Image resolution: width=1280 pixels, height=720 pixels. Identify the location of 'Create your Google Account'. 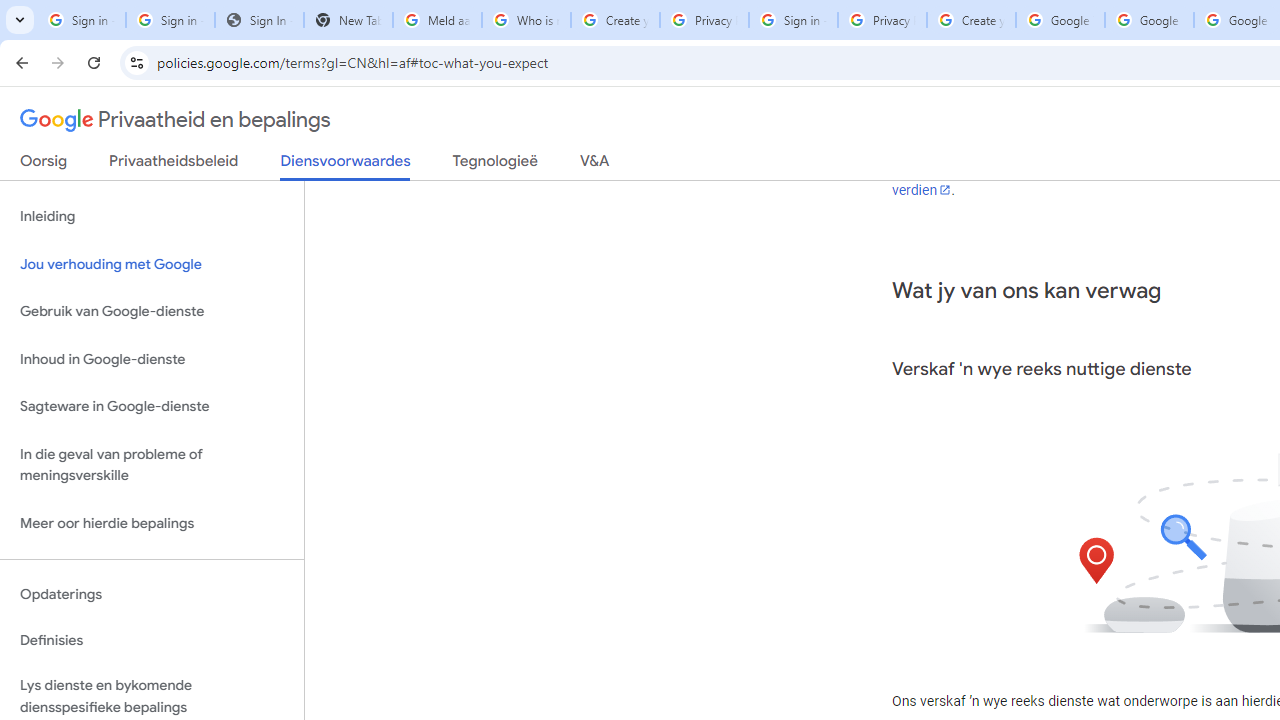
(971, 20).